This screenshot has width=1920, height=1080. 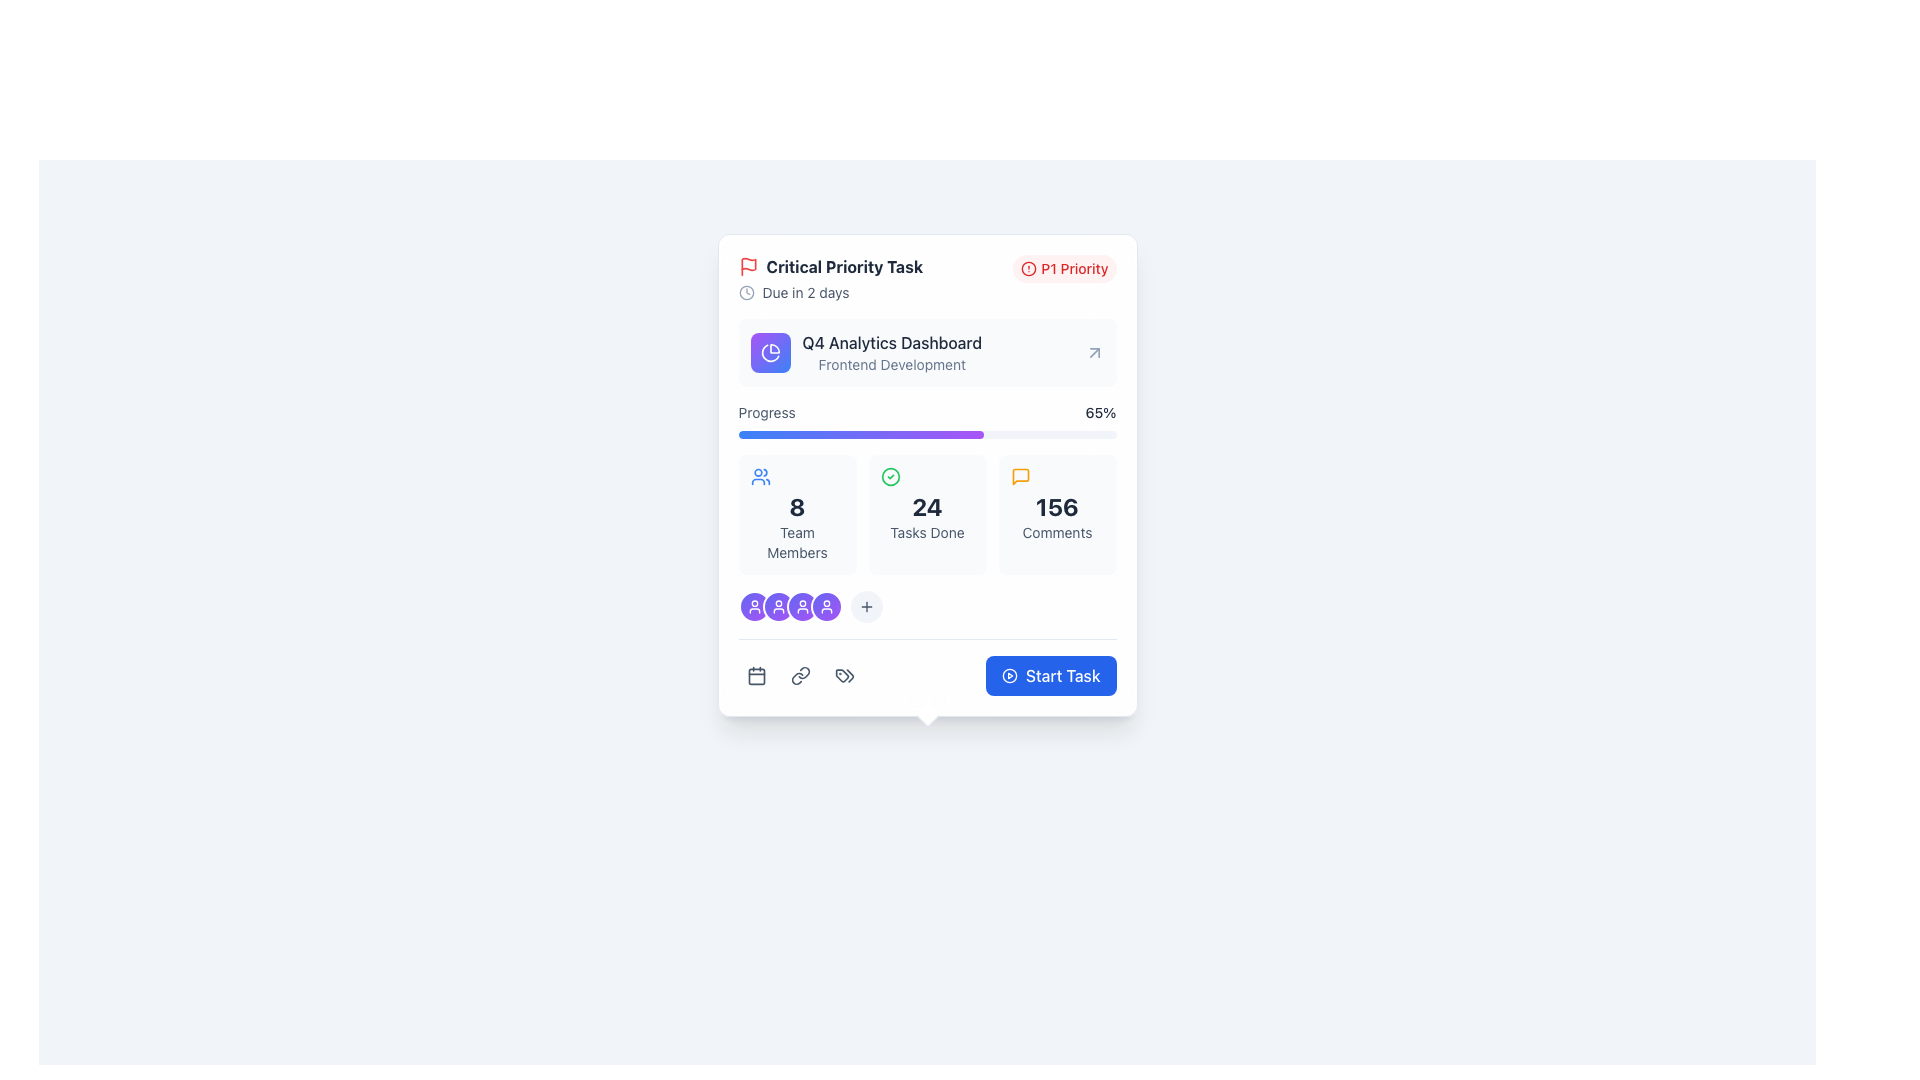 I want to click on the 'Start Task' button located at the bottom right corner of the highlighted task card, so click(x=1062, y=675).